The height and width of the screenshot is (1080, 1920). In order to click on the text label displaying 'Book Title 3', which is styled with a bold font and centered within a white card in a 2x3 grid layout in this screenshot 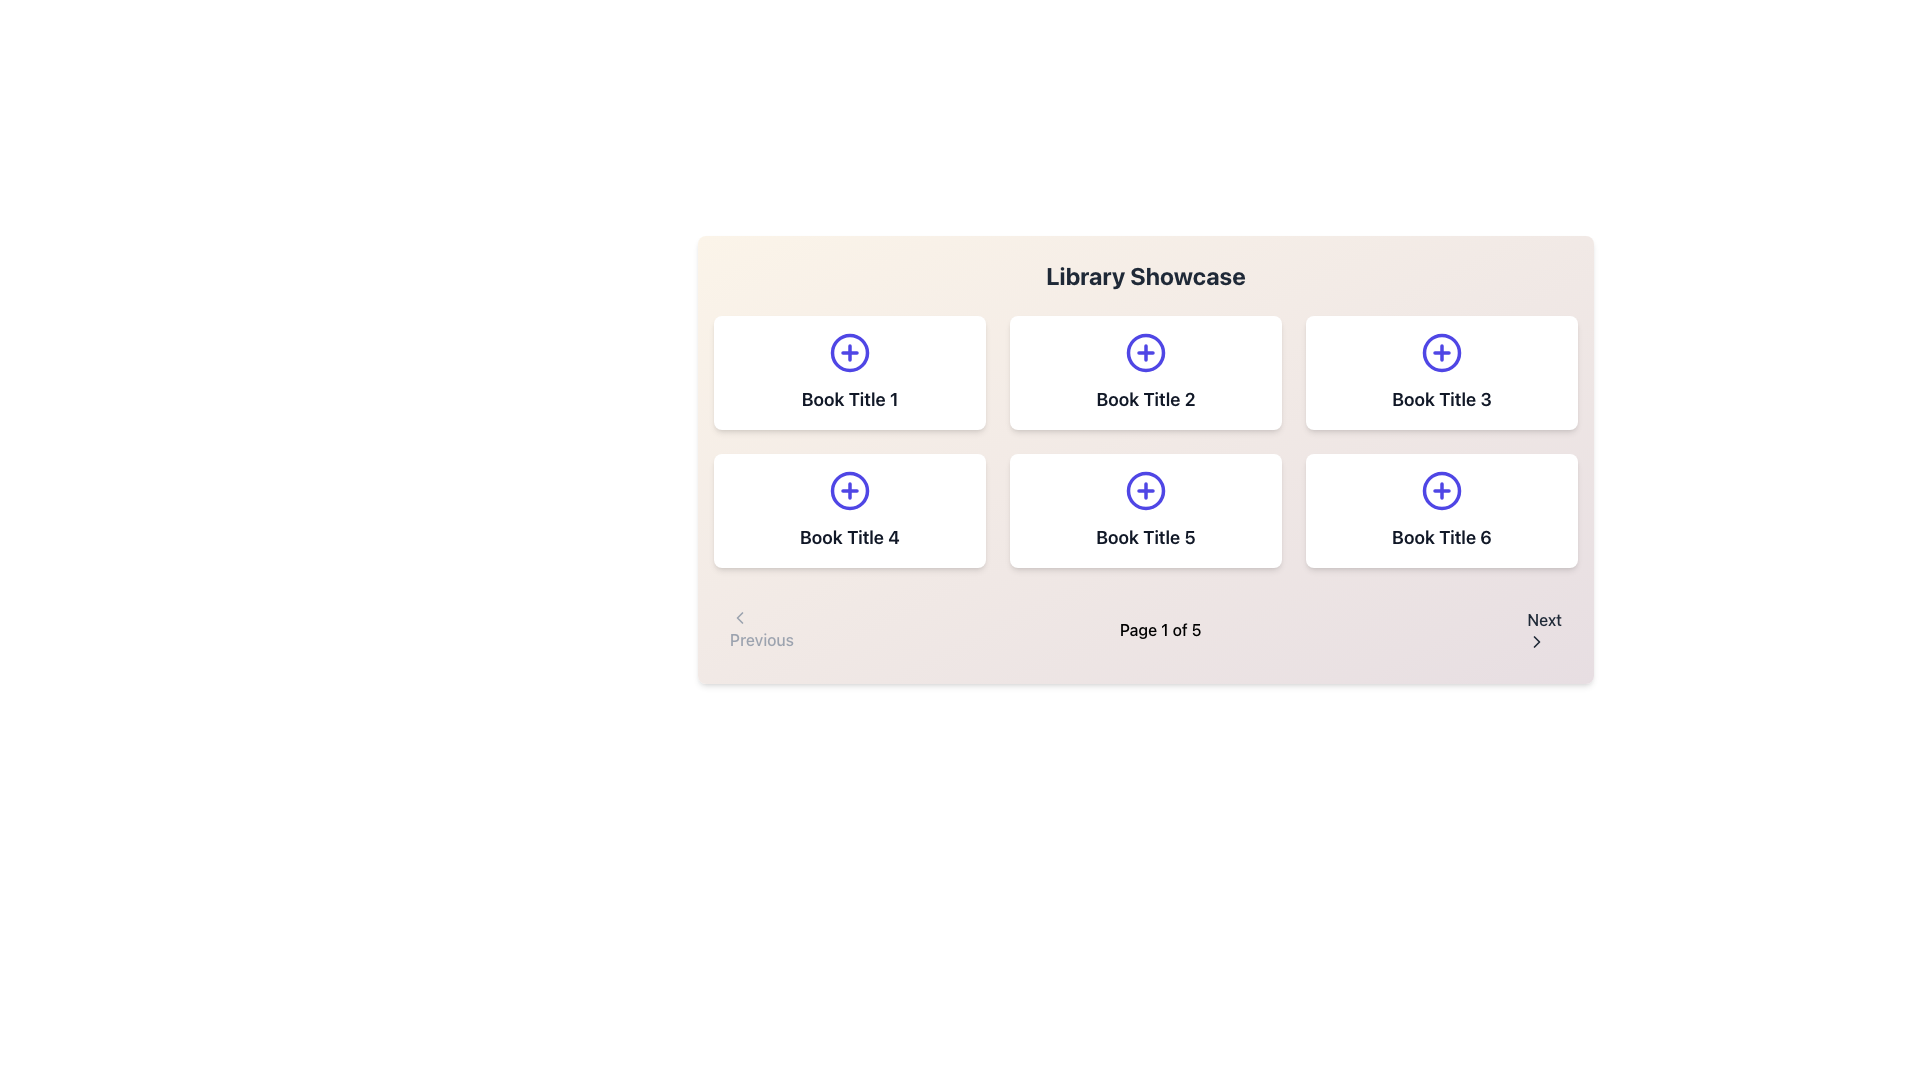, I will do `click(1441, 400)`.